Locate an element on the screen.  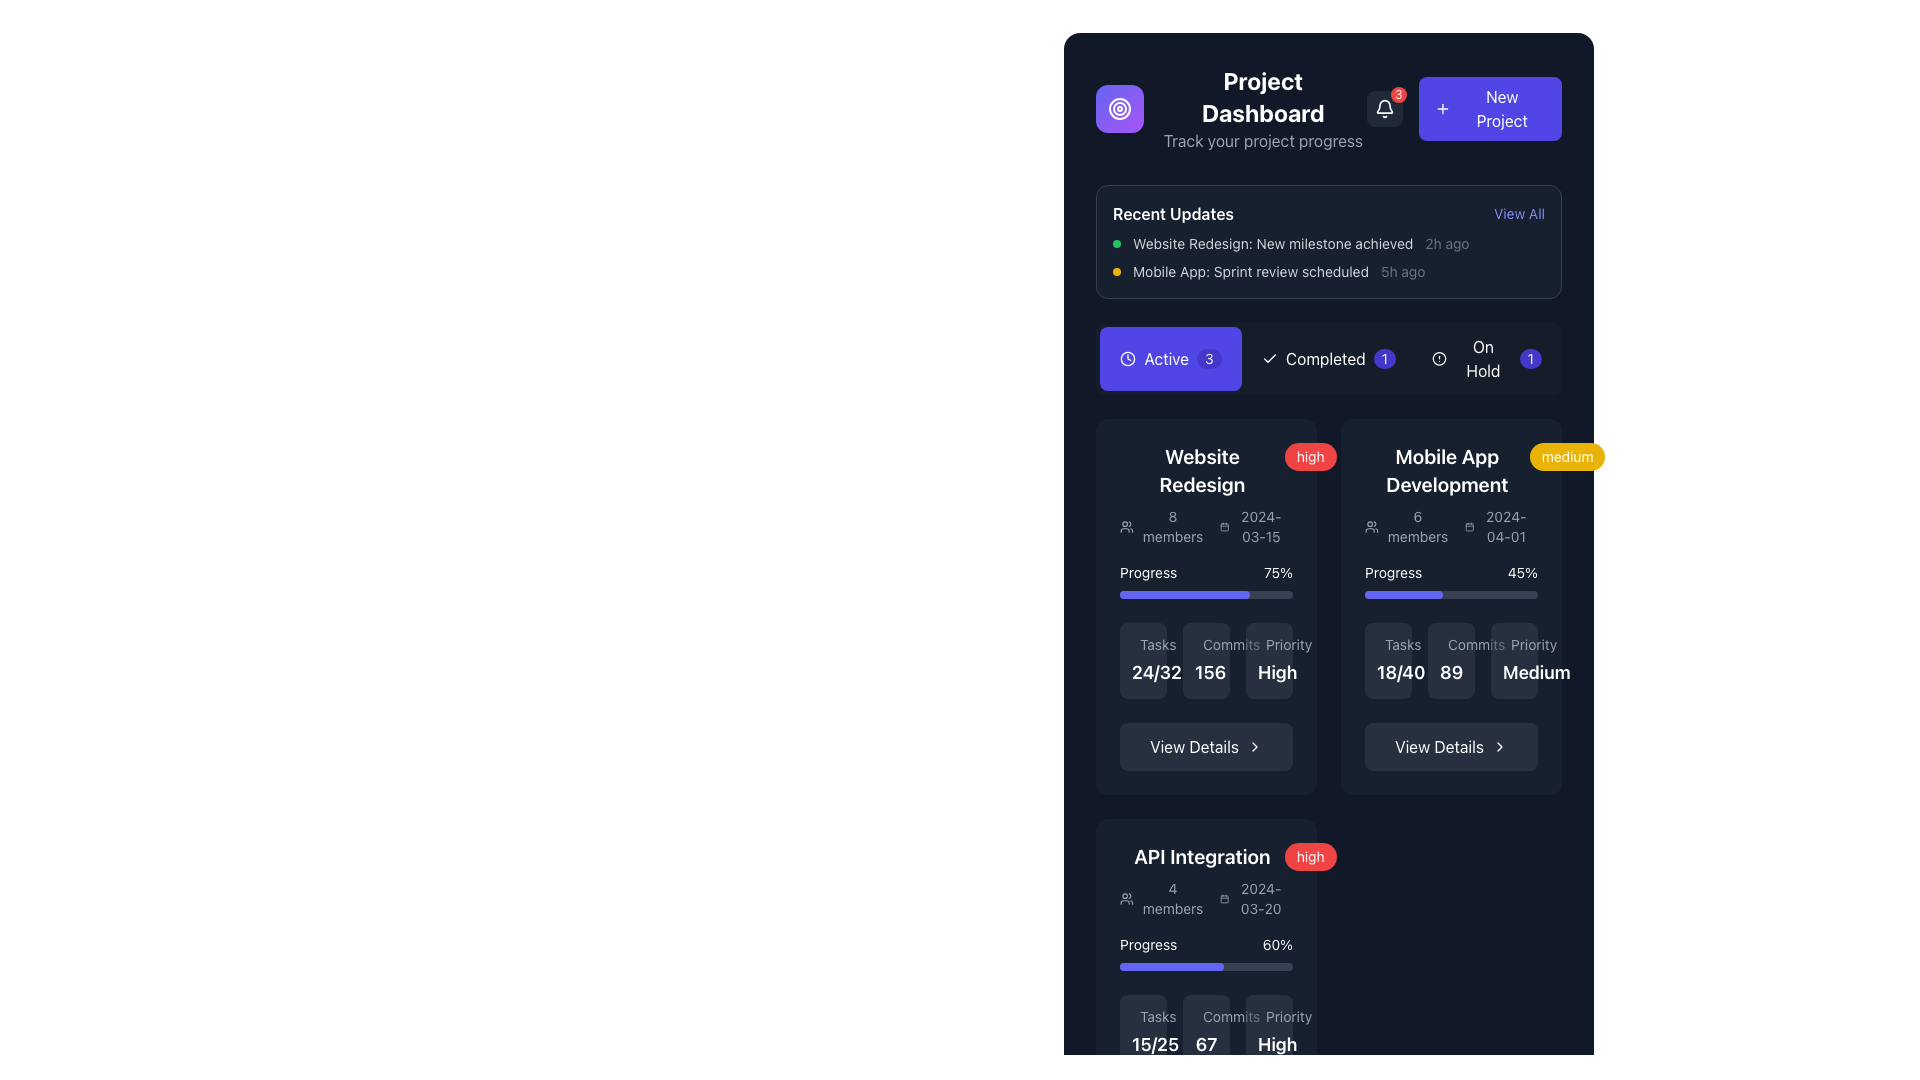
the SVG circle graphical element that is part of the alert or notification icon within the 'On Hold' button or filter section is located at coordinates (1438, 357).